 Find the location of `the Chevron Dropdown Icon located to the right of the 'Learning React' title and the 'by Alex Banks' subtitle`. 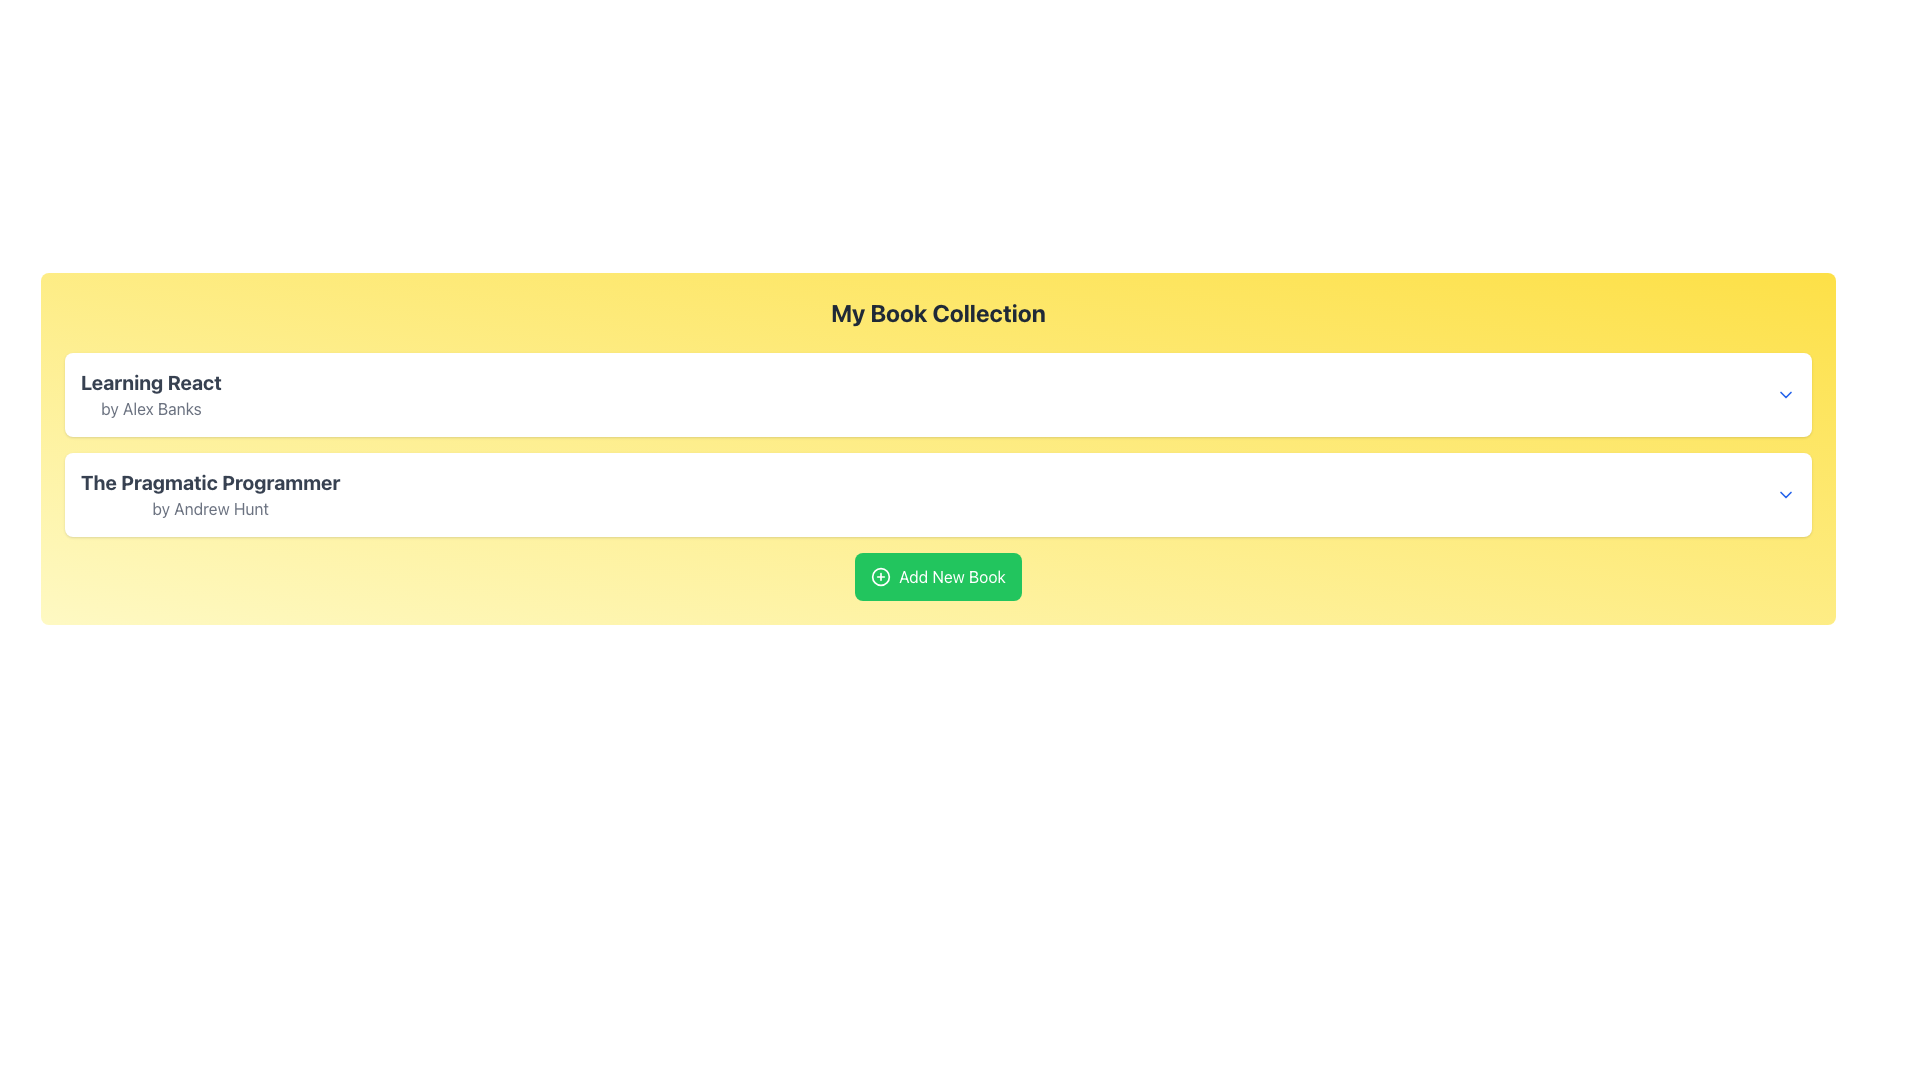

the Chevron Dropdown Icon located to the right of the 'Learning React' title and the 'by Alex Banks' subtitle is located at coordinates (1785, 394).